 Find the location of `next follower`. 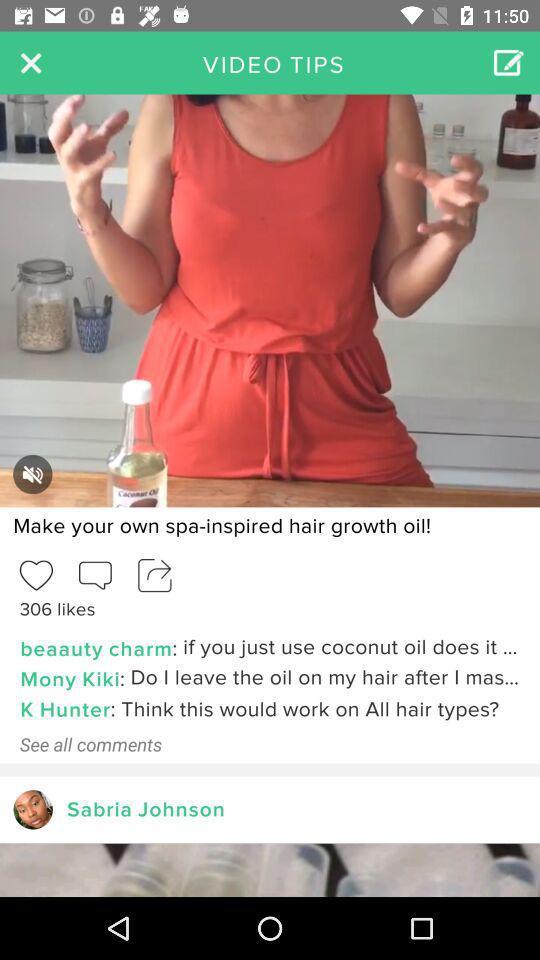

next follower is located at coordinates (32, 809).